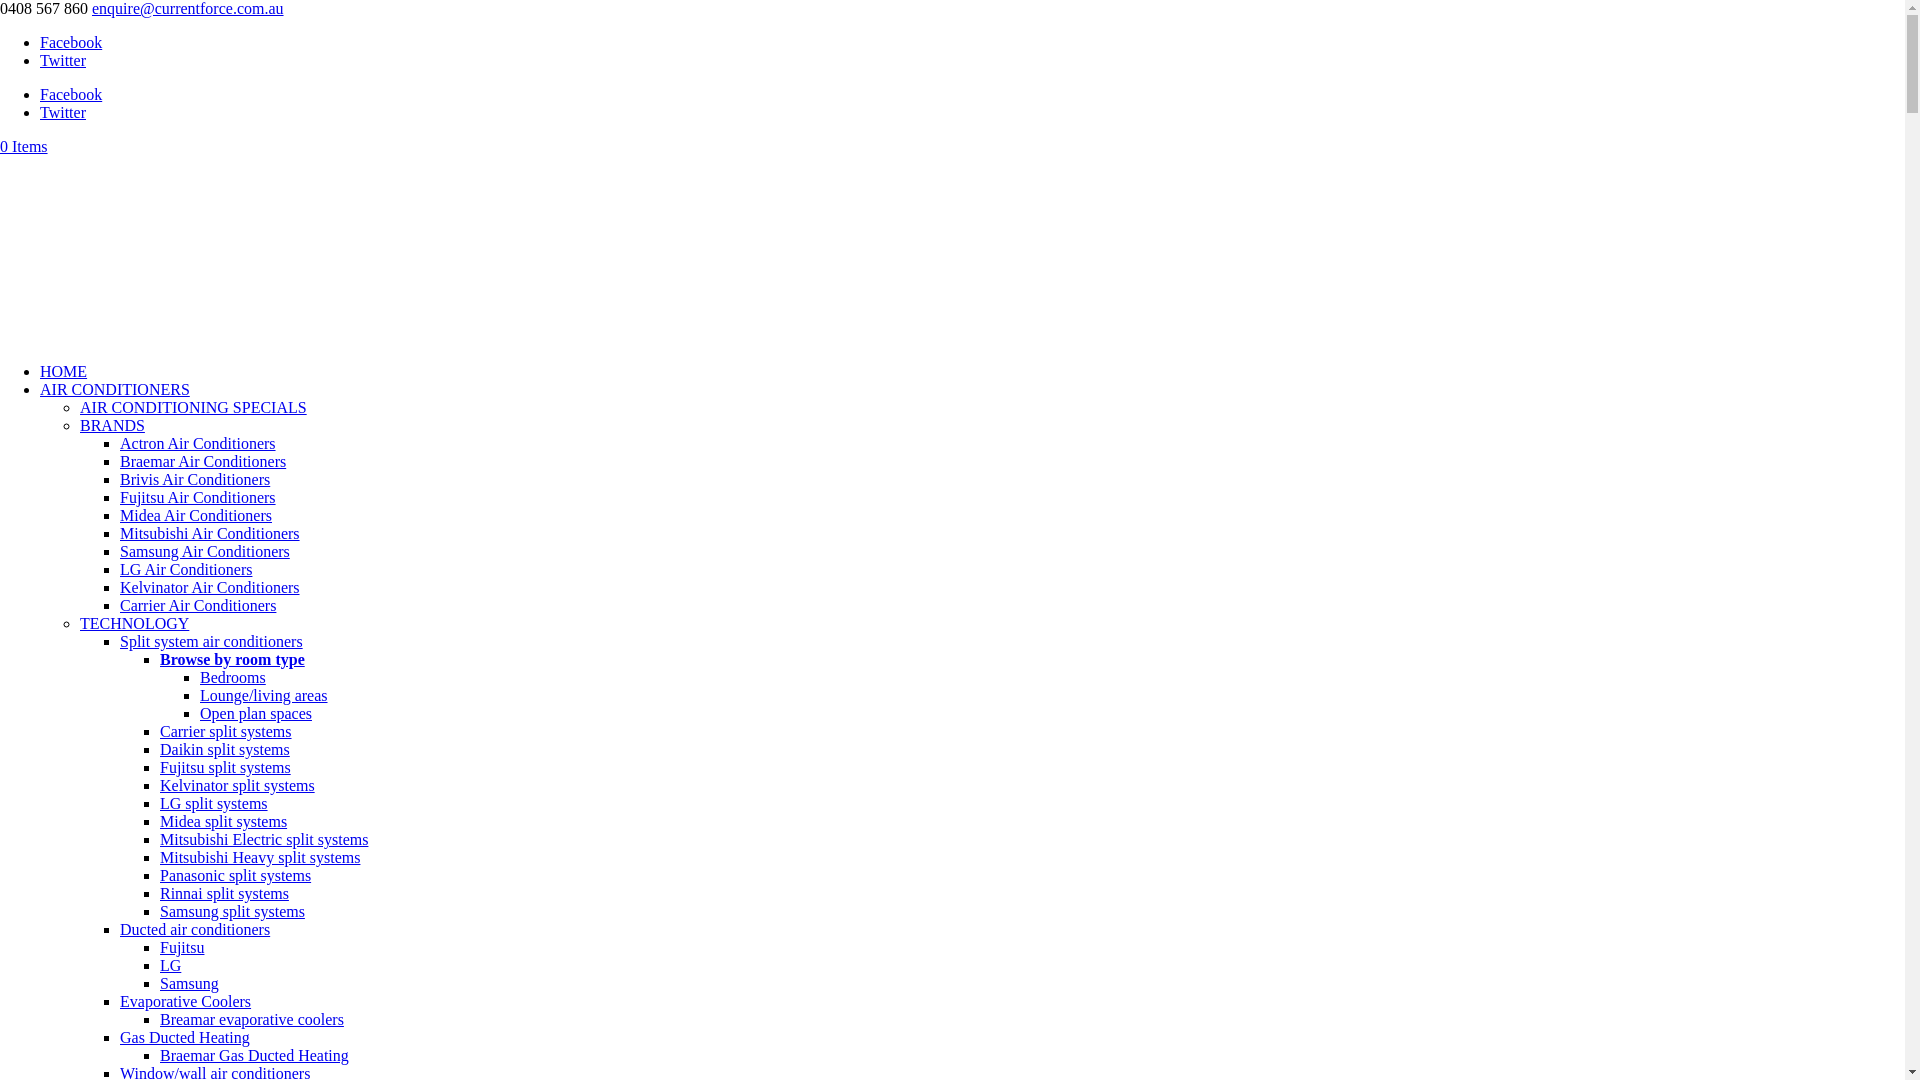 The image size is (1920, 1080). What do you see at coordinates (119, 604) in the screenshot?
I see `'Carrier Air Conditioners'` at bounding box center [119, 604].